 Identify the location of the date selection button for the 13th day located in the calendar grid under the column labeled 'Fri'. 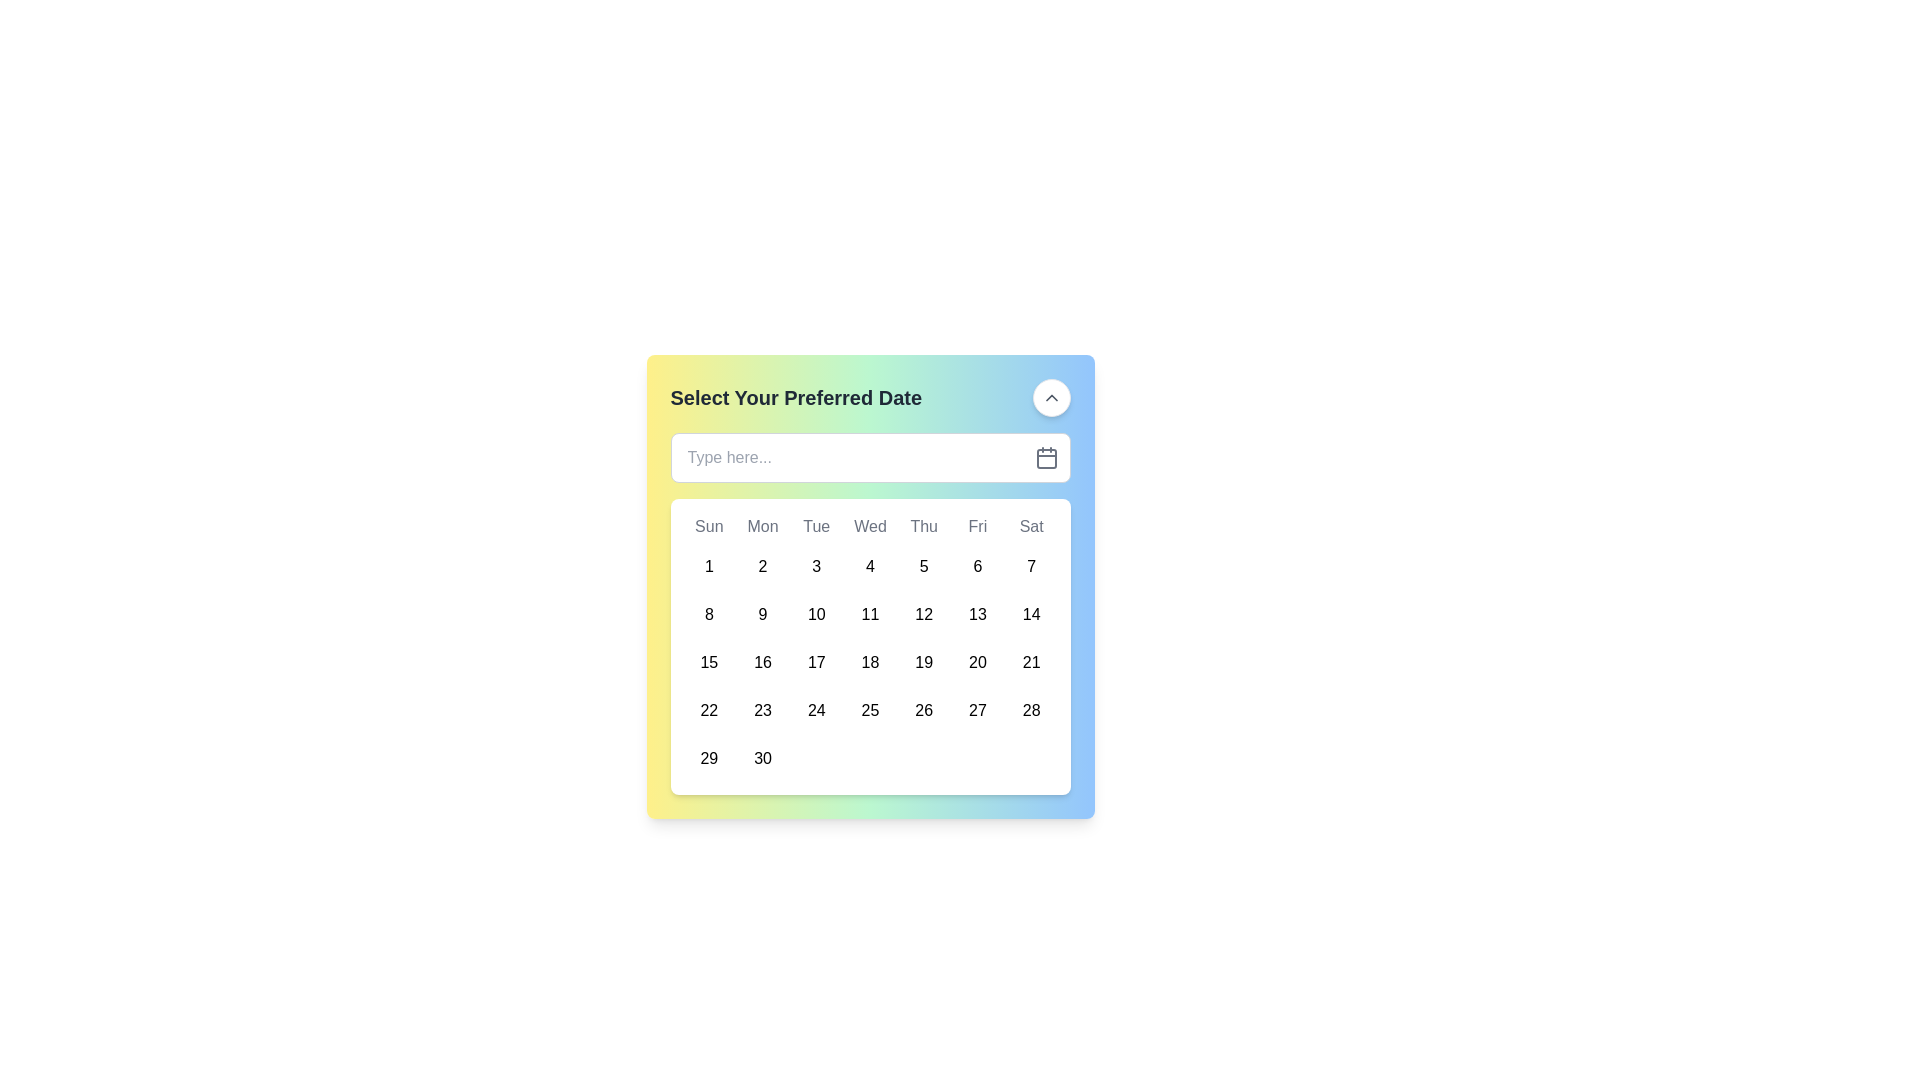
(977, 613).